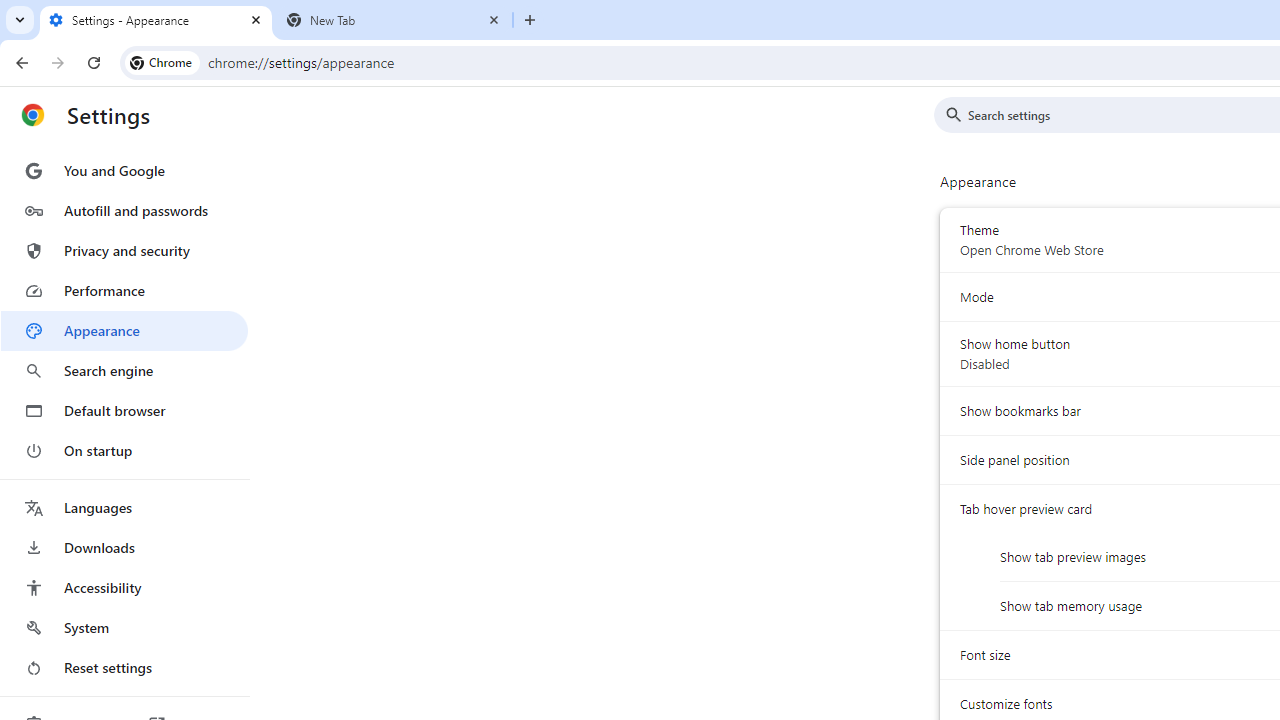  I want to click on 'Accessibility', so click(123, 586).